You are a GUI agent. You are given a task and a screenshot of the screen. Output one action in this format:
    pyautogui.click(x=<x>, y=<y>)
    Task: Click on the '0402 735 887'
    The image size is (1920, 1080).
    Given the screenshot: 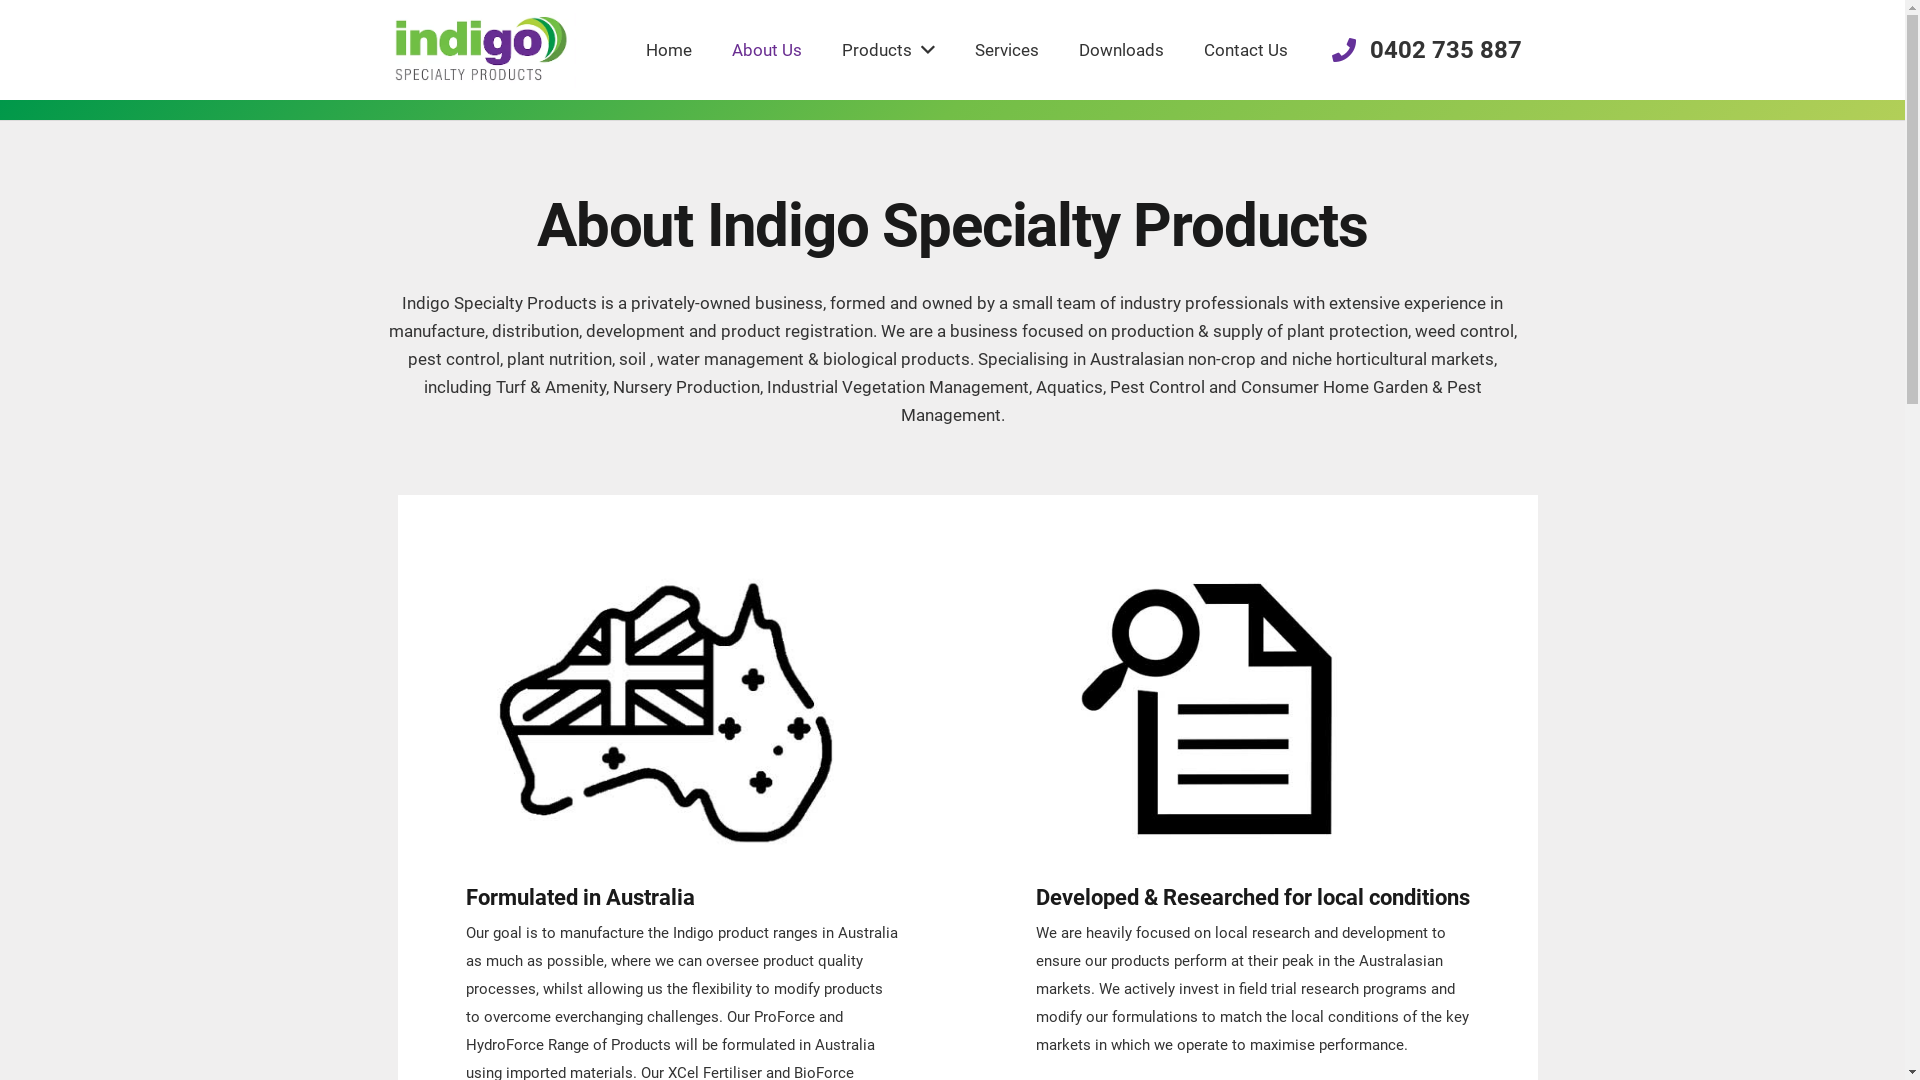 What is the action you would take?
    pyautogui.click(x=1331, y=49)
    